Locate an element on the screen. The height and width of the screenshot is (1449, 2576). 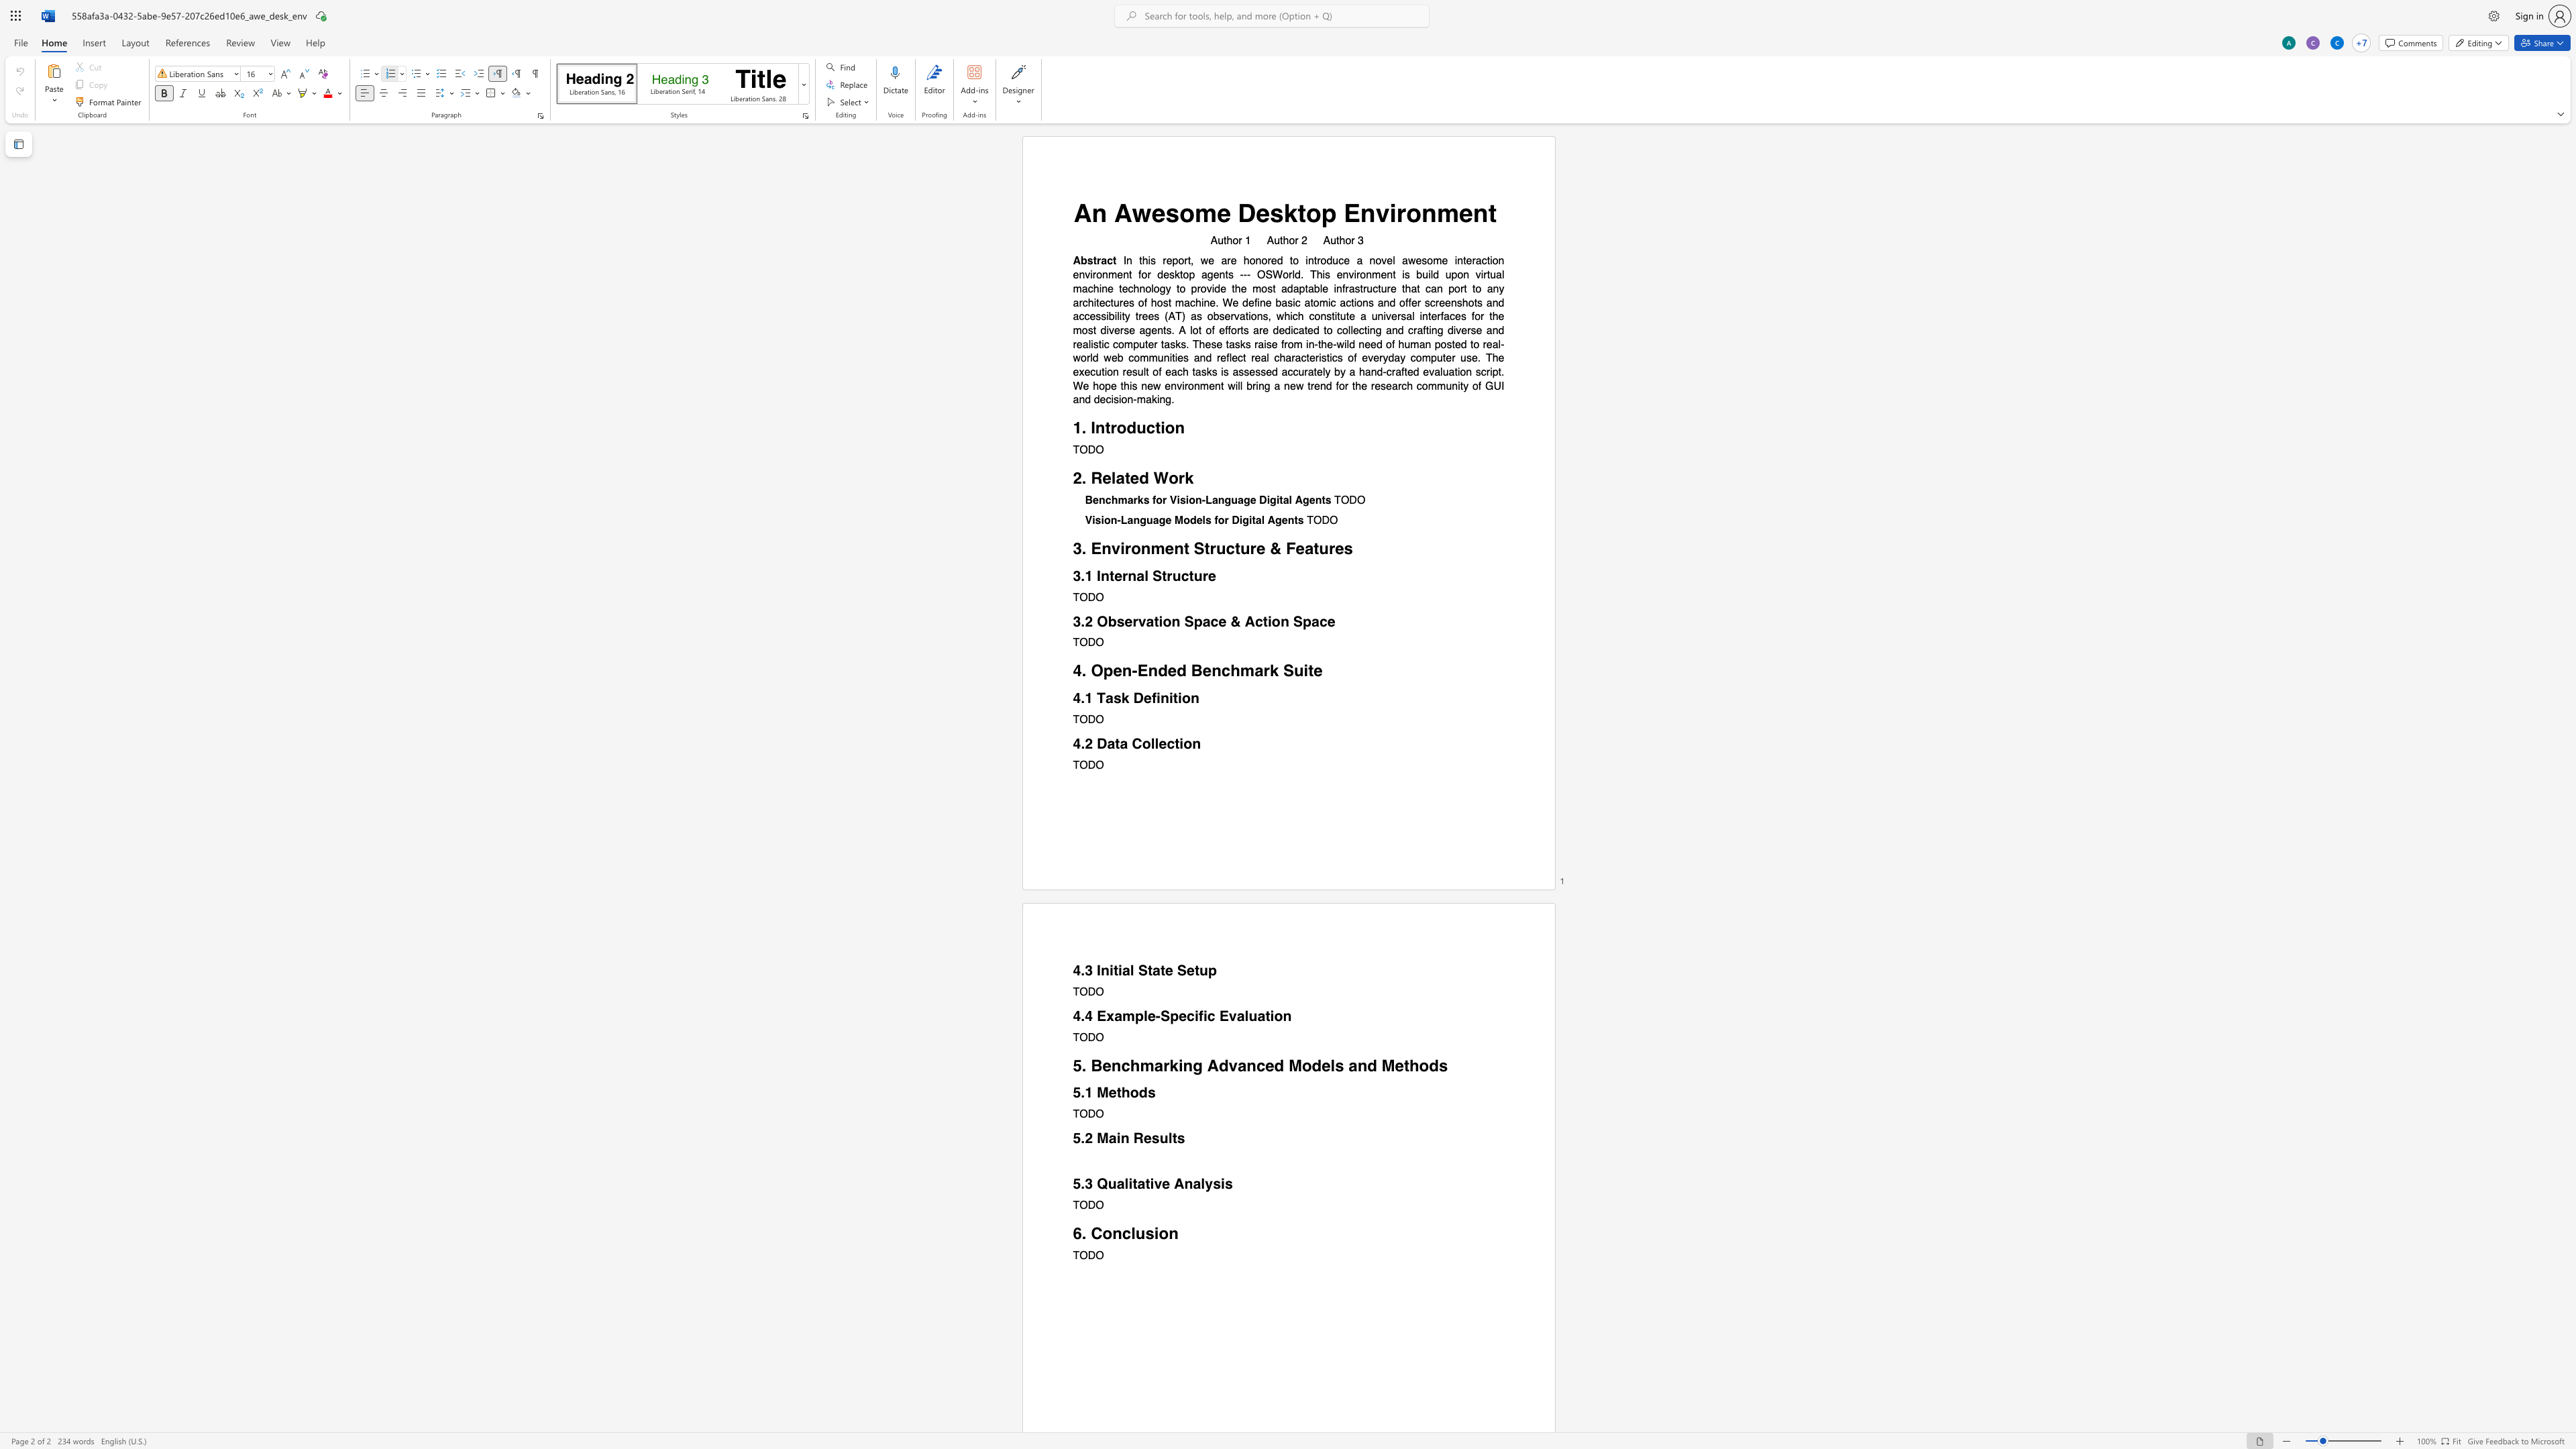
the 1th character "R" in the text is located at coordinates (1137, 1137).